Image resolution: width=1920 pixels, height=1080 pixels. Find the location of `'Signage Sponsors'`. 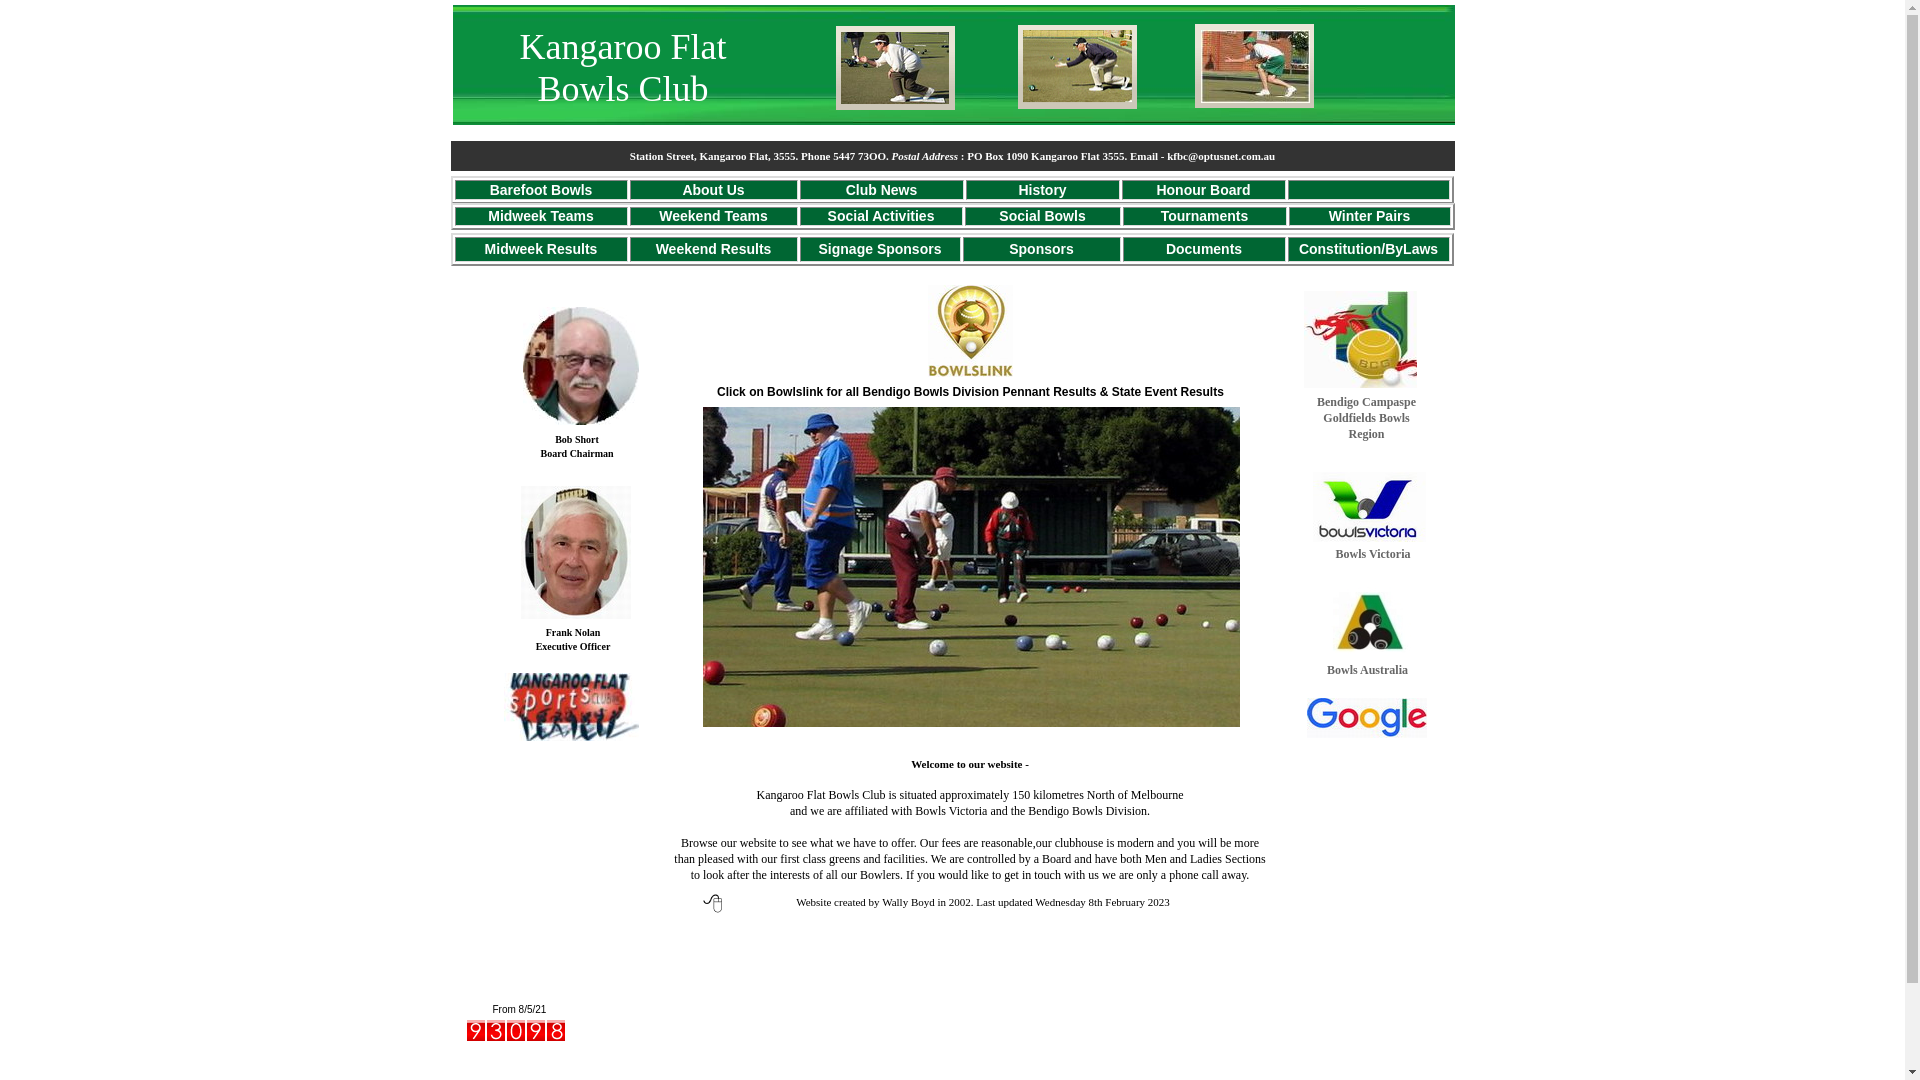

'Signage Sponsors' is located at coordinates (819, 247).